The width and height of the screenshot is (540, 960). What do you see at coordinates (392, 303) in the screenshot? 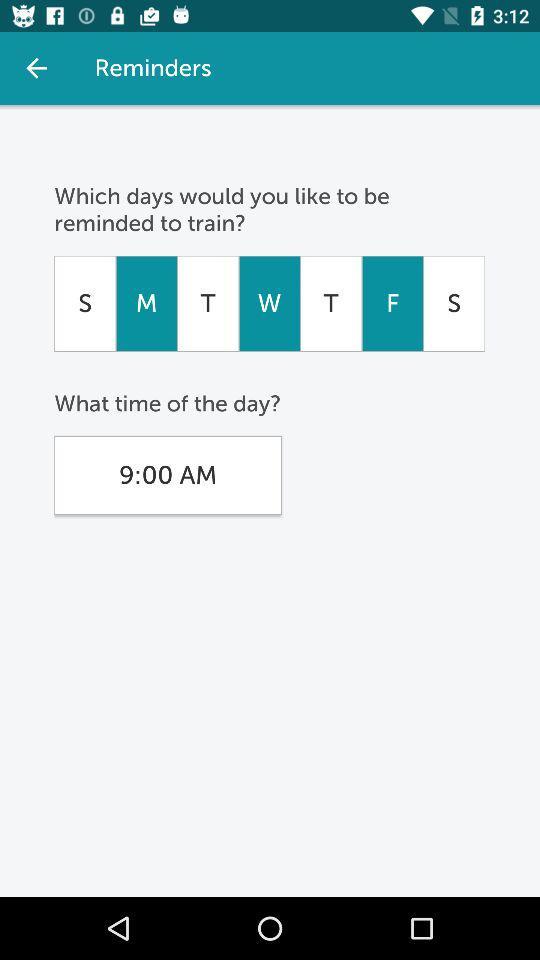
I see `item below which days would` at bounding box center [392, 303].